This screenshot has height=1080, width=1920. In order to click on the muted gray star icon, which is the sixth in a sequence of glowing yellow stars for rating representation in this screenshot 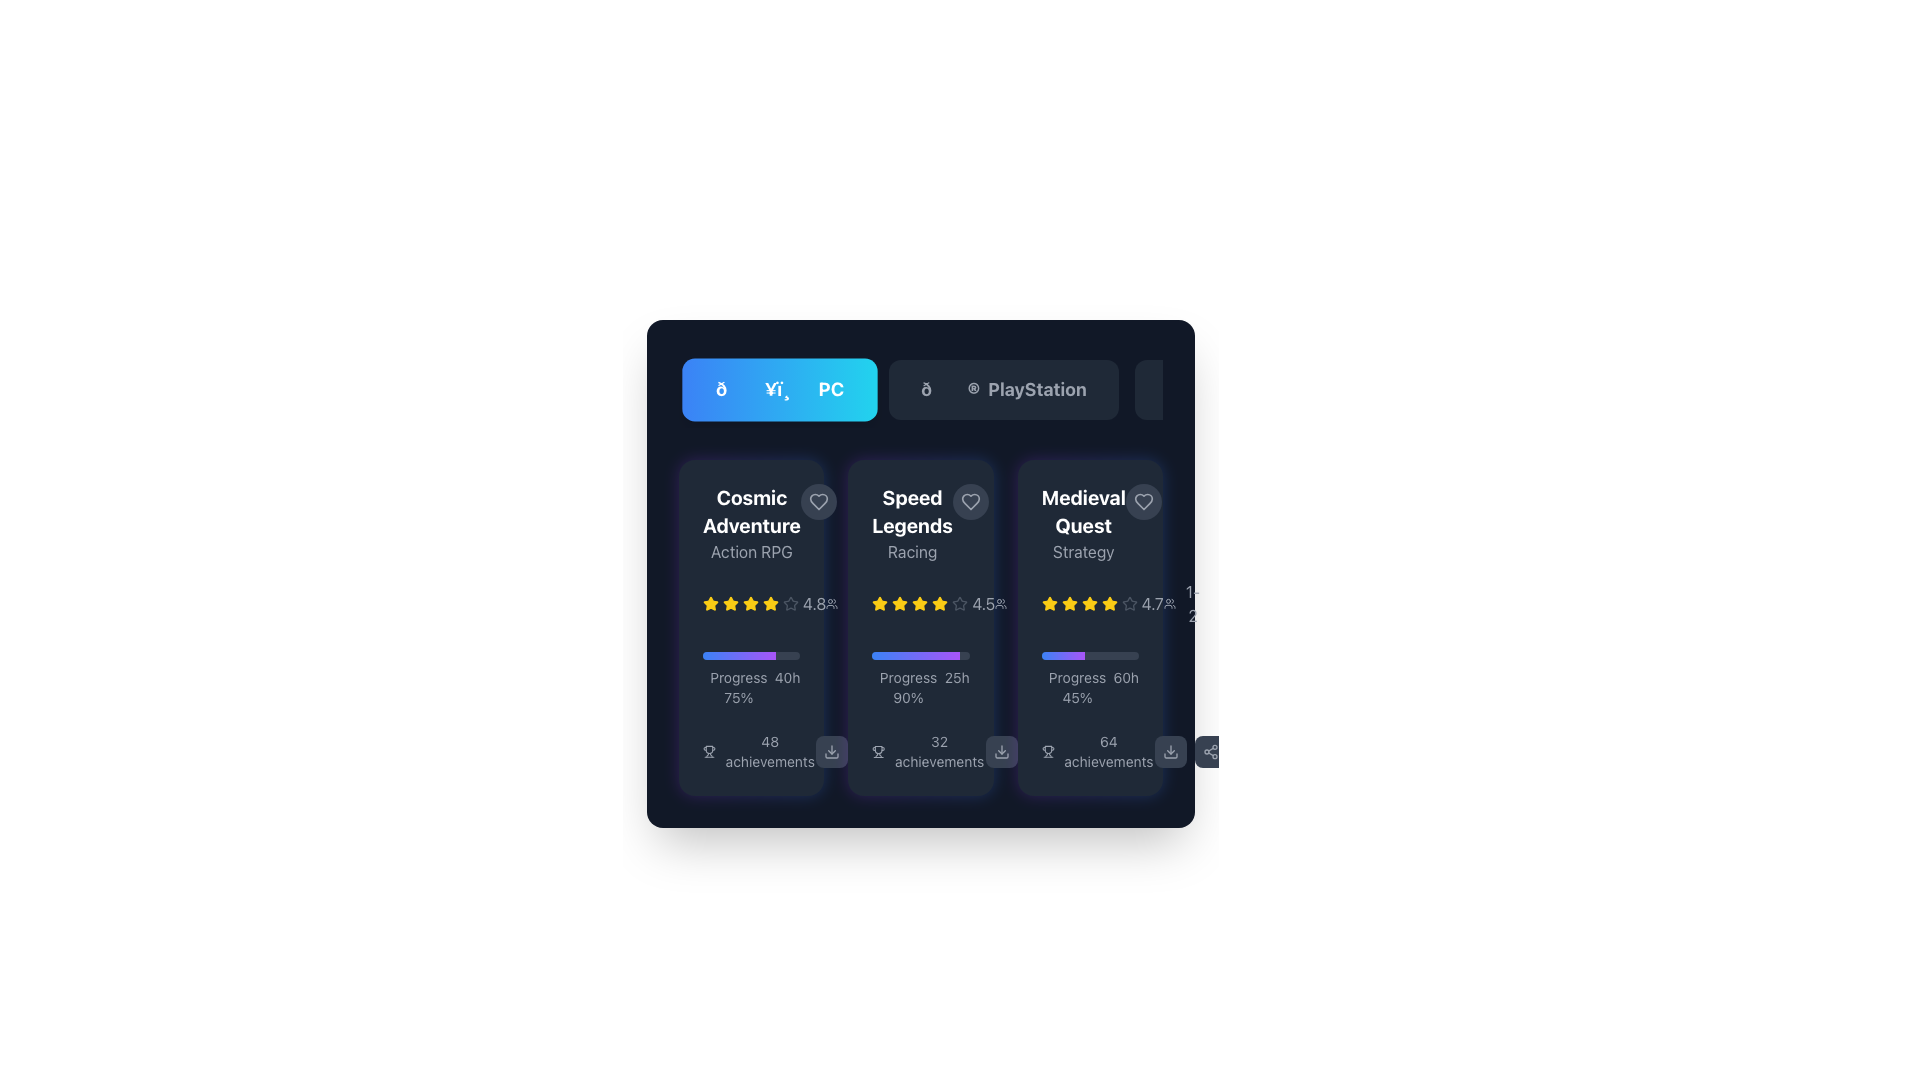, I will do `click(1129, 603)`.